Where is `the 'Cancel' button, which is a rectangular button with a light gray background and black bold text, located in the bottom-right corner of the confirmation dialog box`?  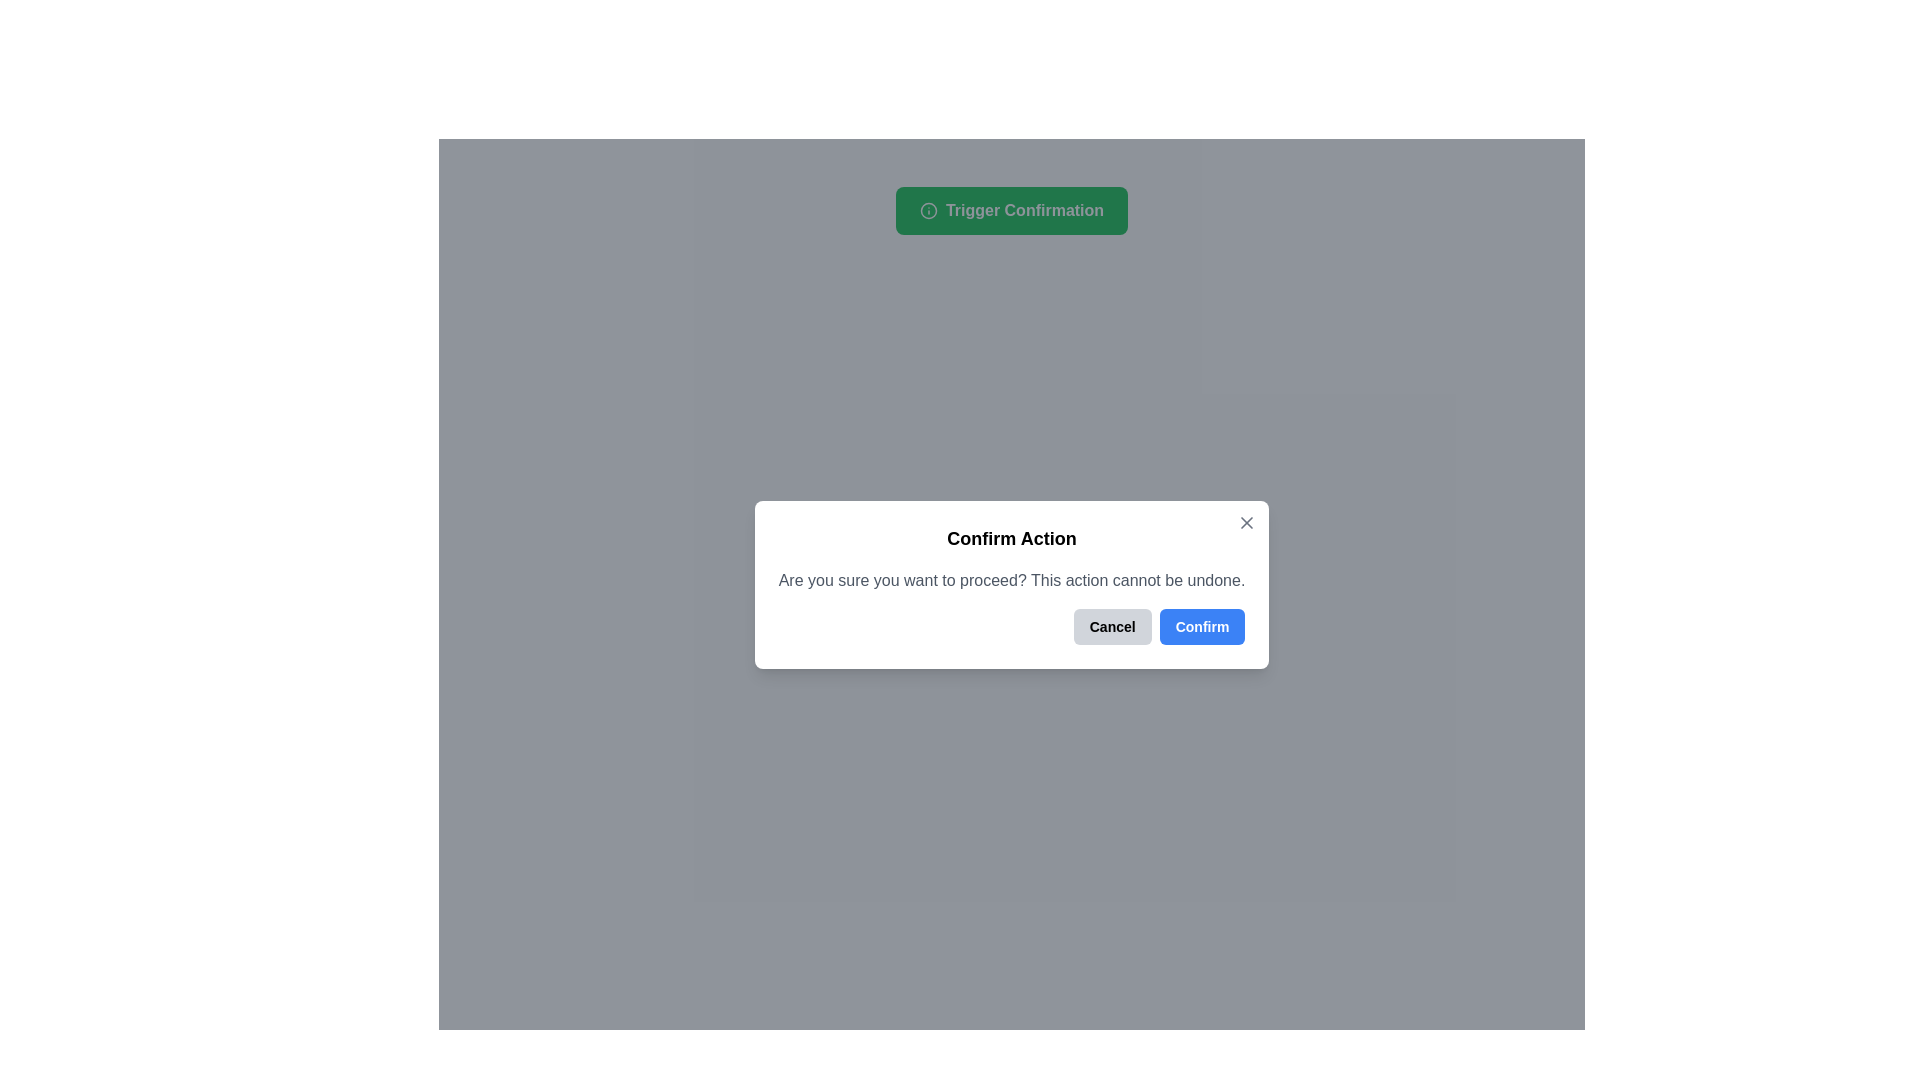
the 'Cancel' button, which is a rectangular button with a light gray background and black bold text, located in the bottom-right corner of the confirmation dialog box is located at coordinates (1111, 625).